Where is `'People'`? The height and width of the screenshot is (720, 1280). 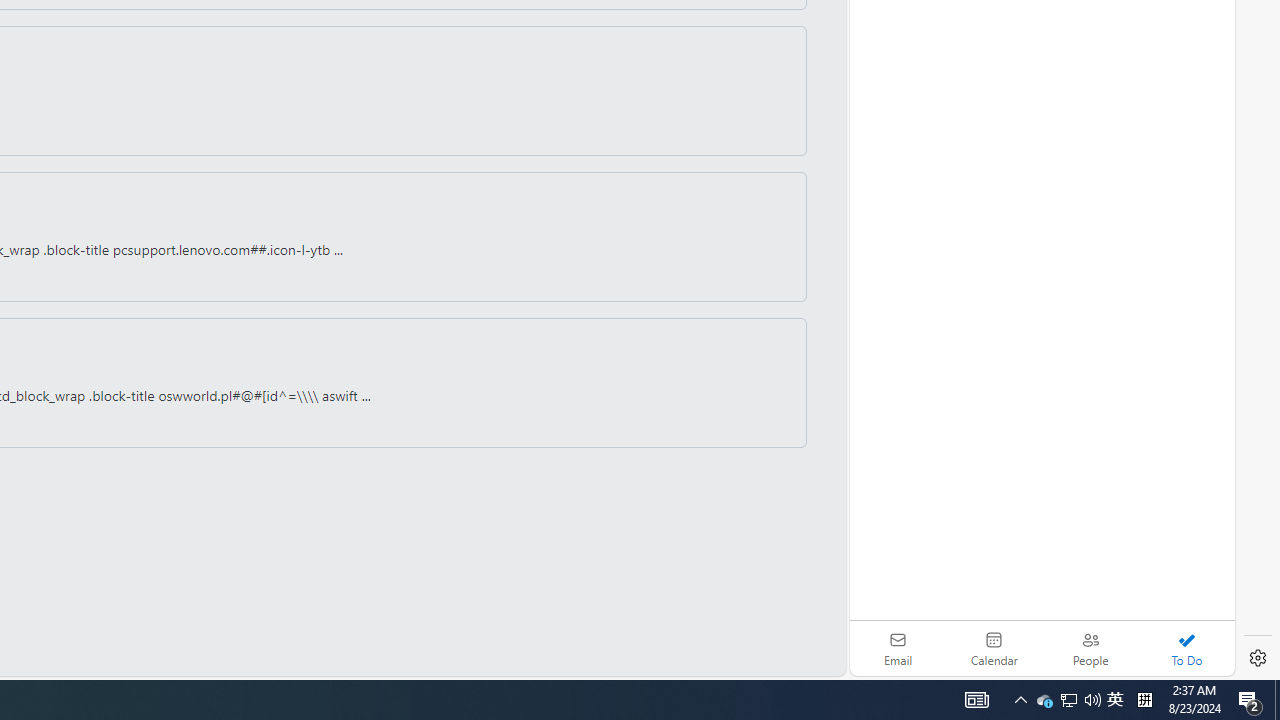
'People' is located at coordinates (1089, 648).